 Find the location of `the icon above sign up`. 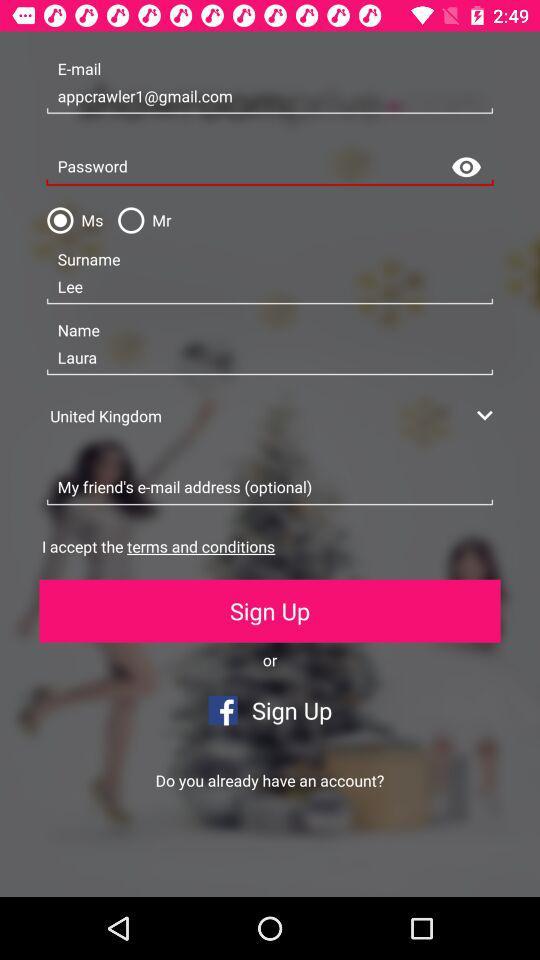

the icon above sign up is located at coordinates (157, 546).